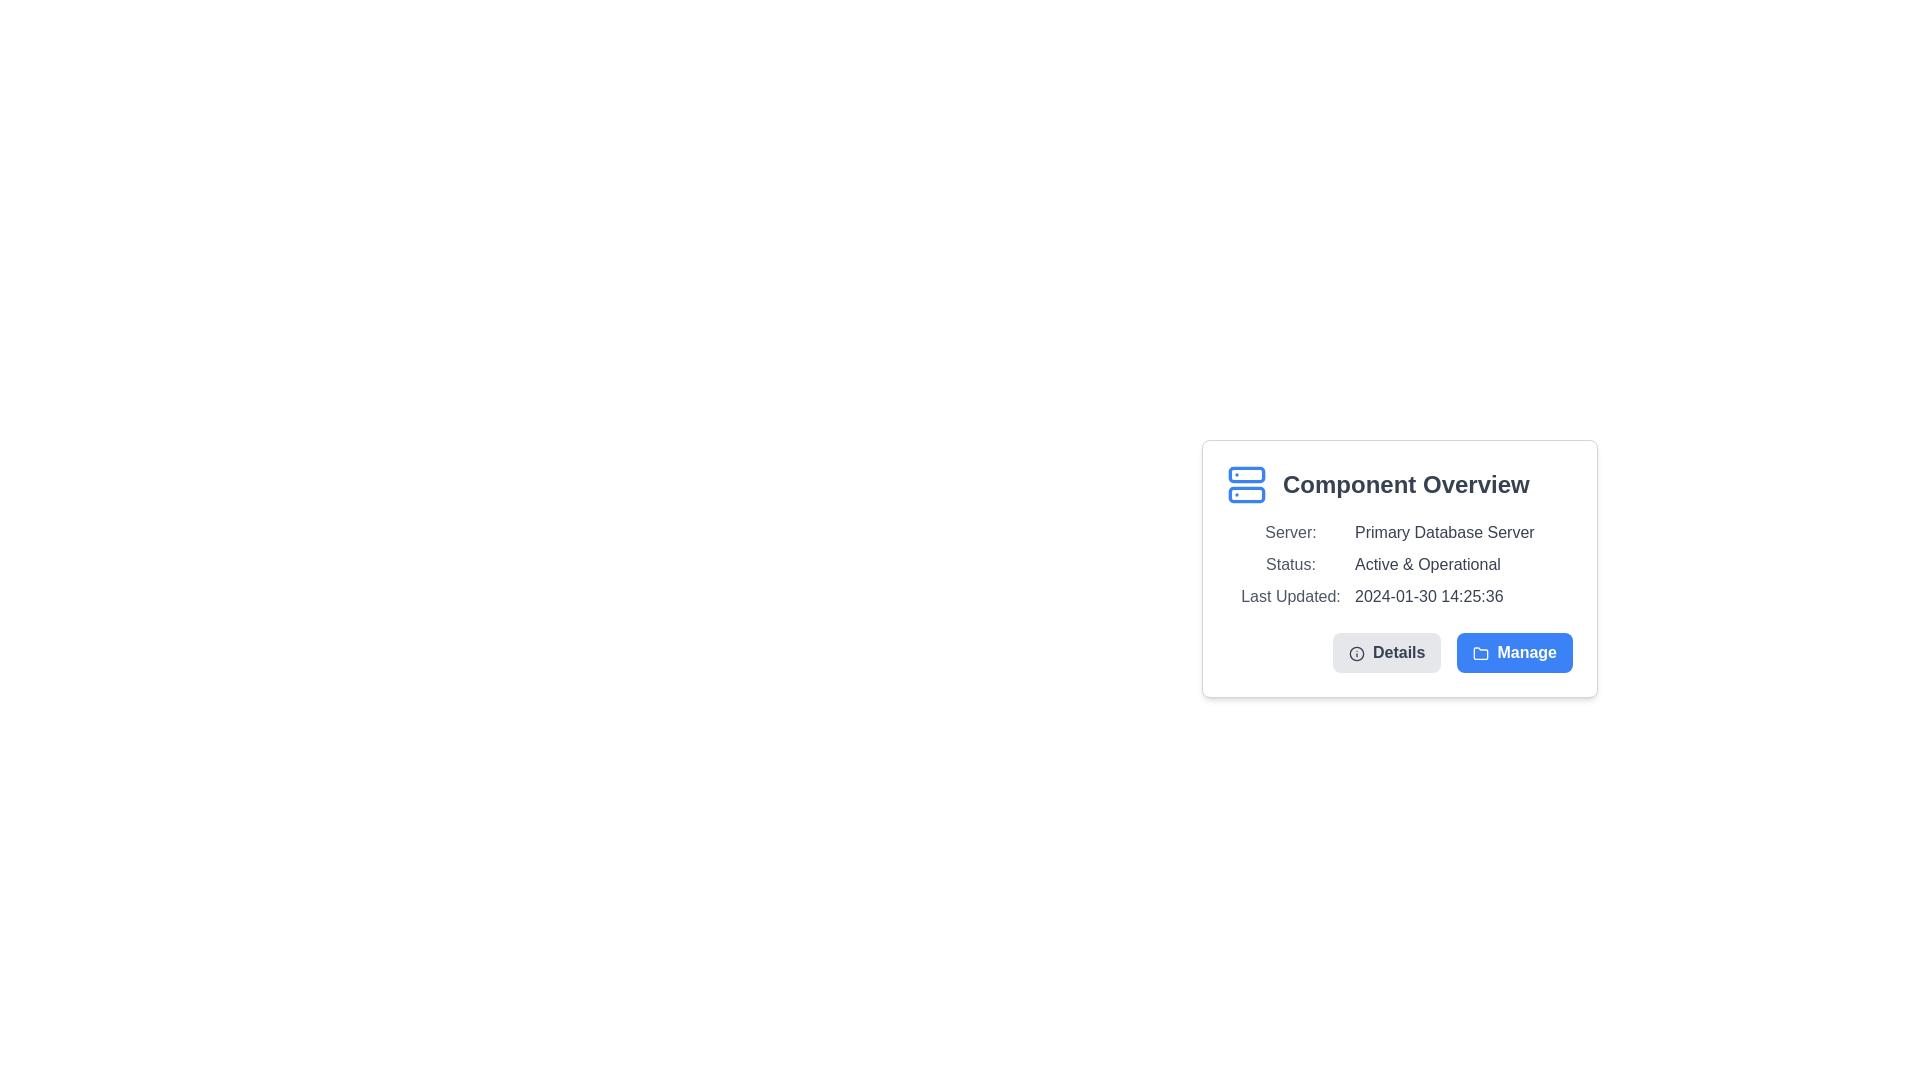 Image resolution: width=1920 pixels, height=1080 pixels. What do you see at coordinates (1481, 653) in the screenshot?
I see `the folder icon located in the top-left corner of the 'Component Overview' card, adjacent to the title text` at bounding box center [1481, 653].